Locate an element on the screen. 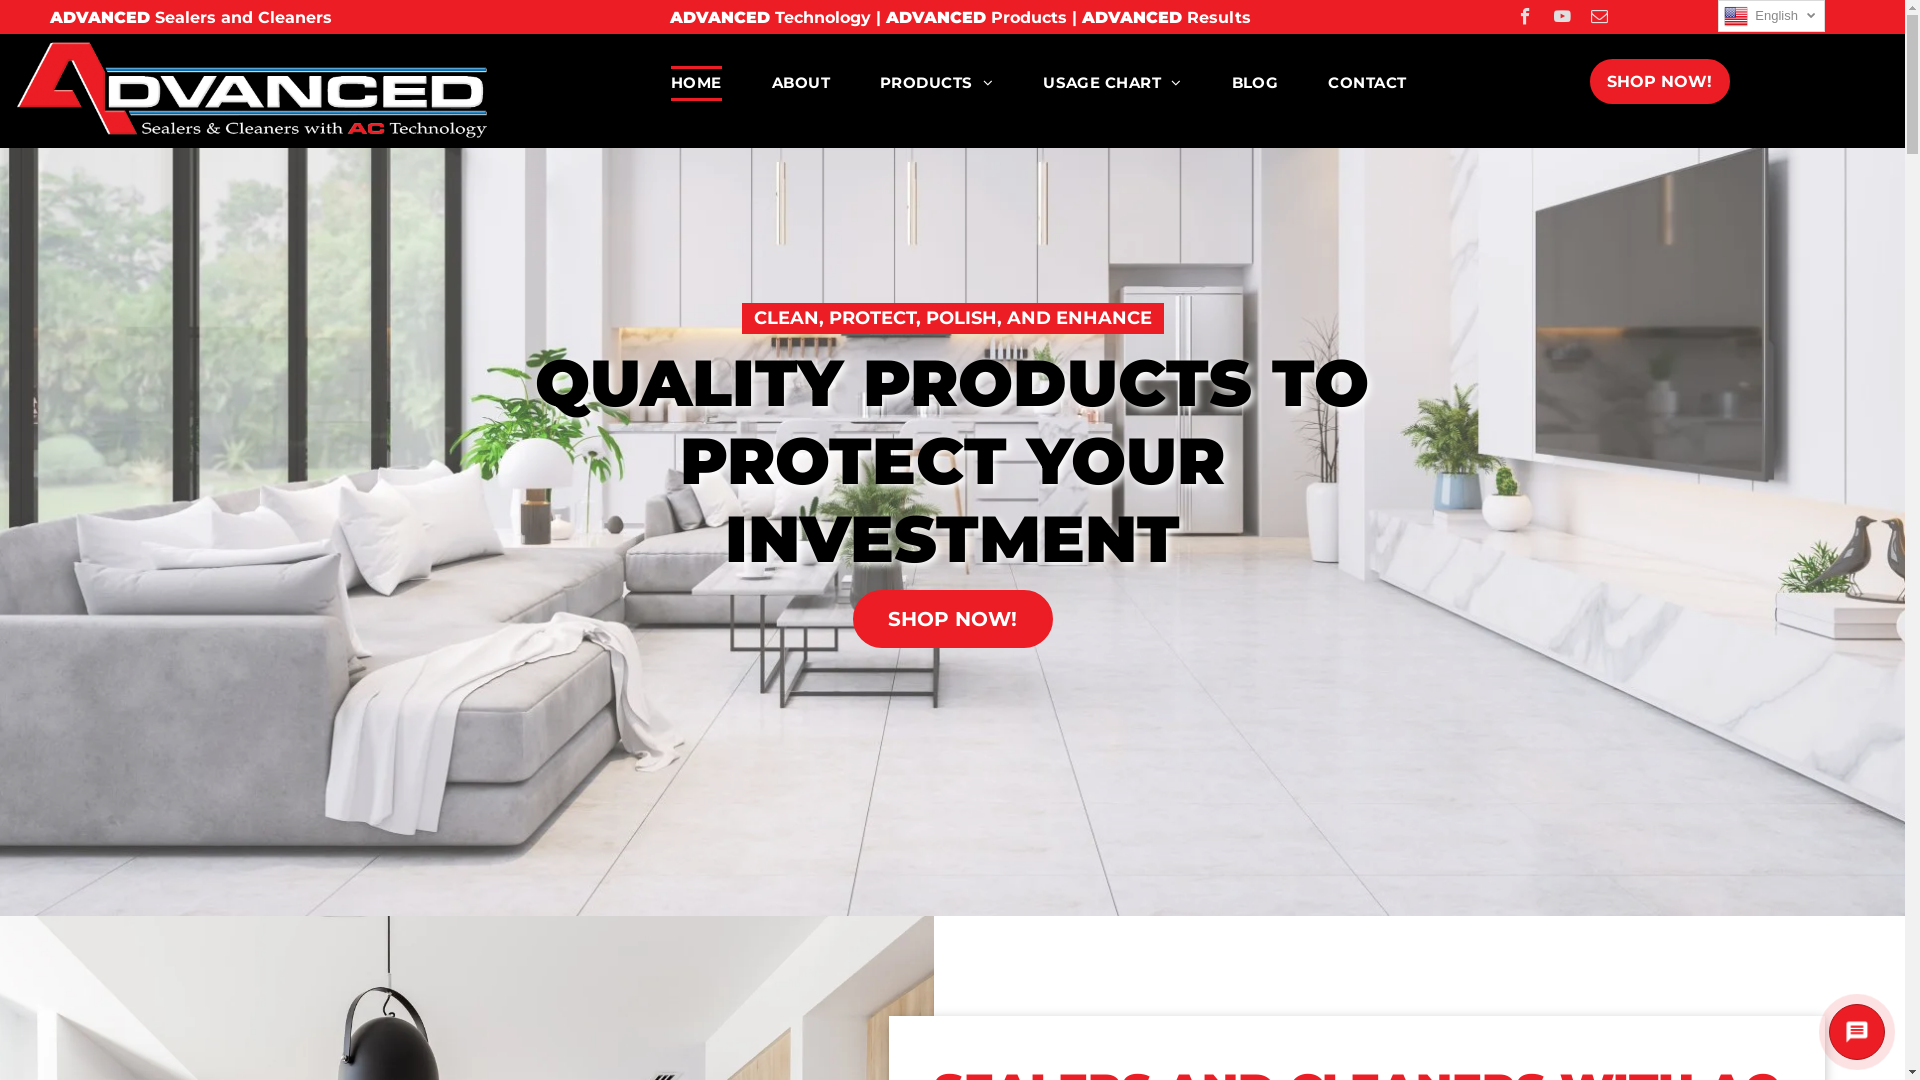 This screenshot has width=1920, height=1080. 'HOME' is located at coordinates (696, 82).